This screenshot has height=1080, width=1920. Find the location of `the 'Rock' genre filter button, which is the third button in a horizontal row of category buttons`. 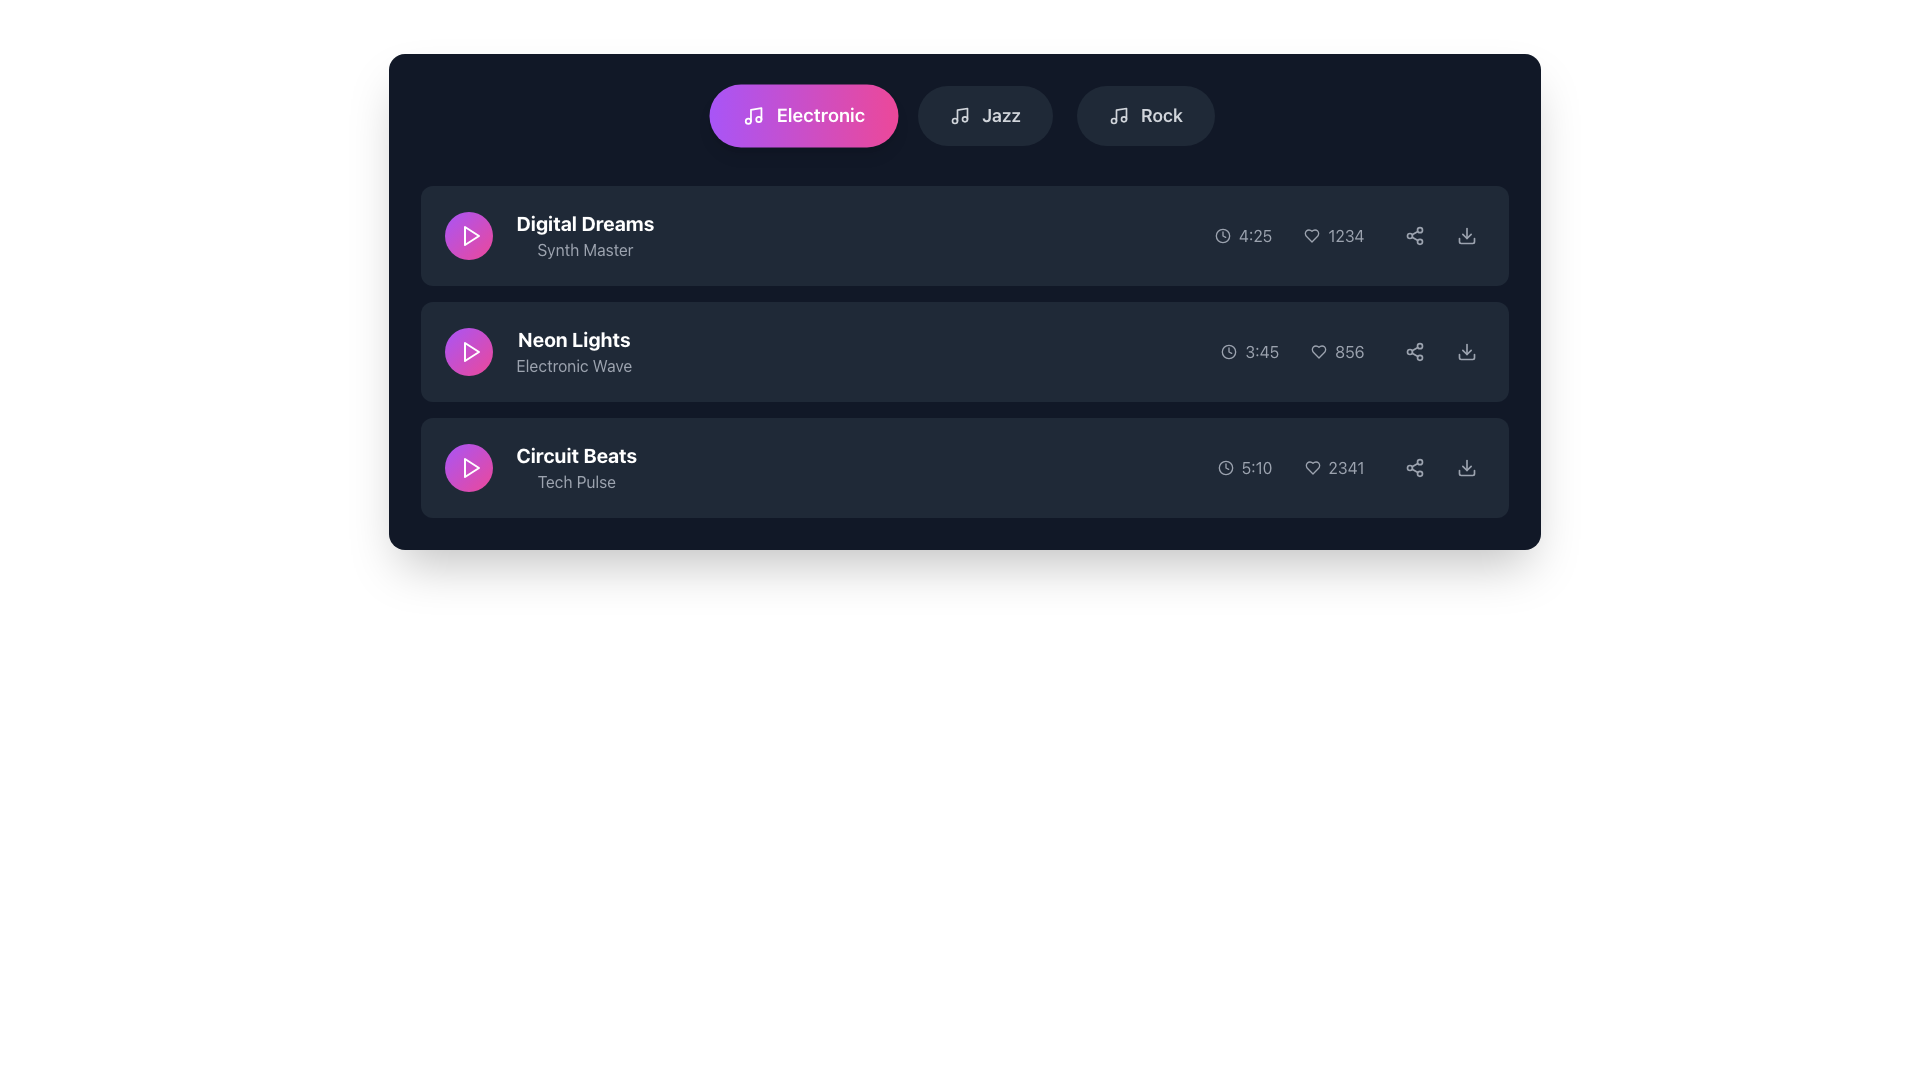

the 'Rock' genre filter button, which is the third button in a horizontal row of category buttons is located at coordinates (1146, 115).